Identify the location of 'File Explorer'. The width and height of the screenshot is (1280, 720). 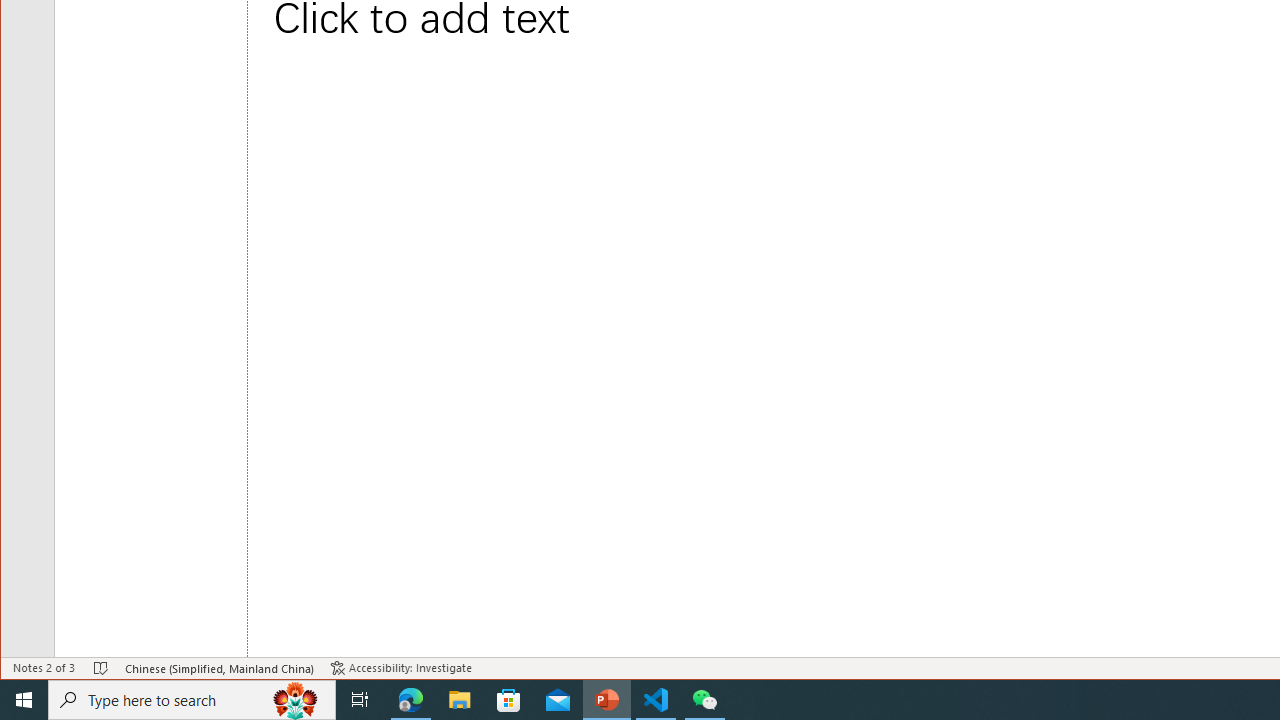
(459, 698).